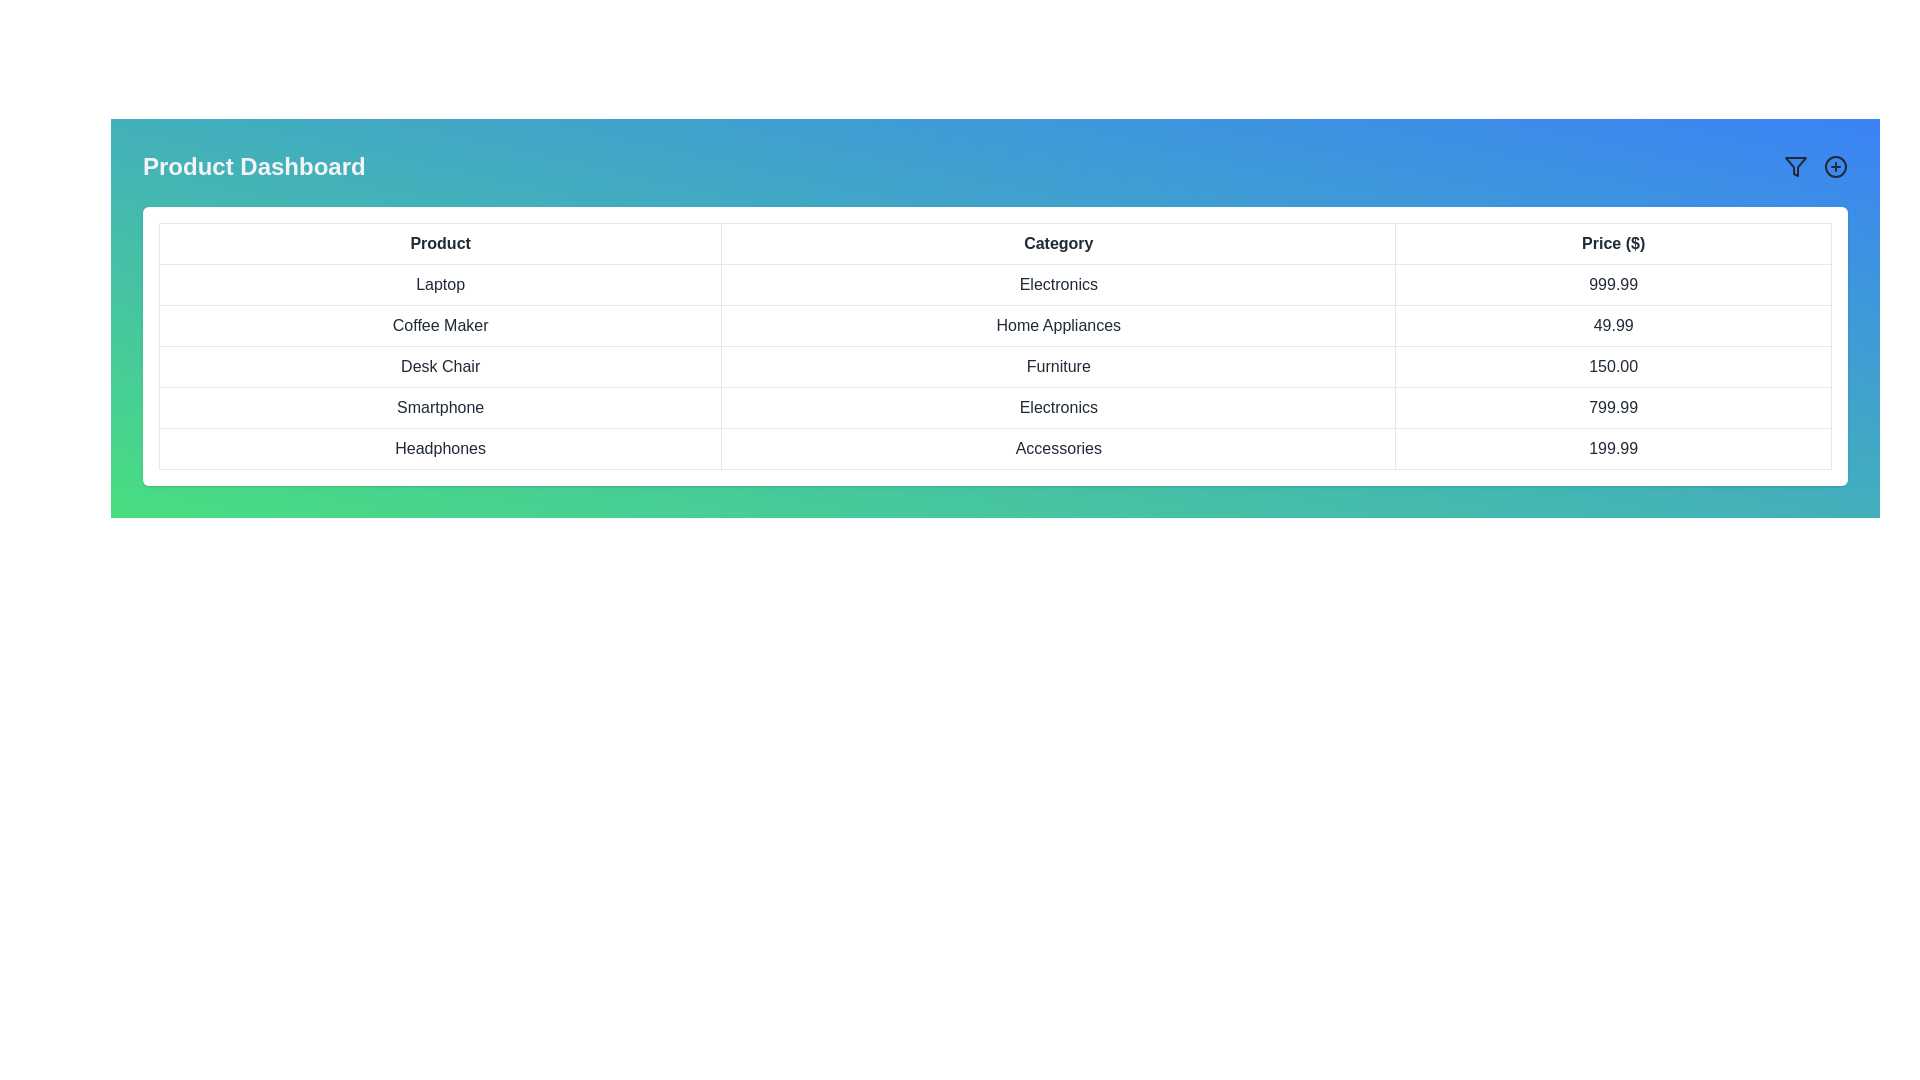 The width and height of the screenshot is (1920, 1080). I want to click on the Text element displaying the price value '49.99', which is located in the third column of the second row under the header 'Price ($)' in a table structure, so click(1613, 325).